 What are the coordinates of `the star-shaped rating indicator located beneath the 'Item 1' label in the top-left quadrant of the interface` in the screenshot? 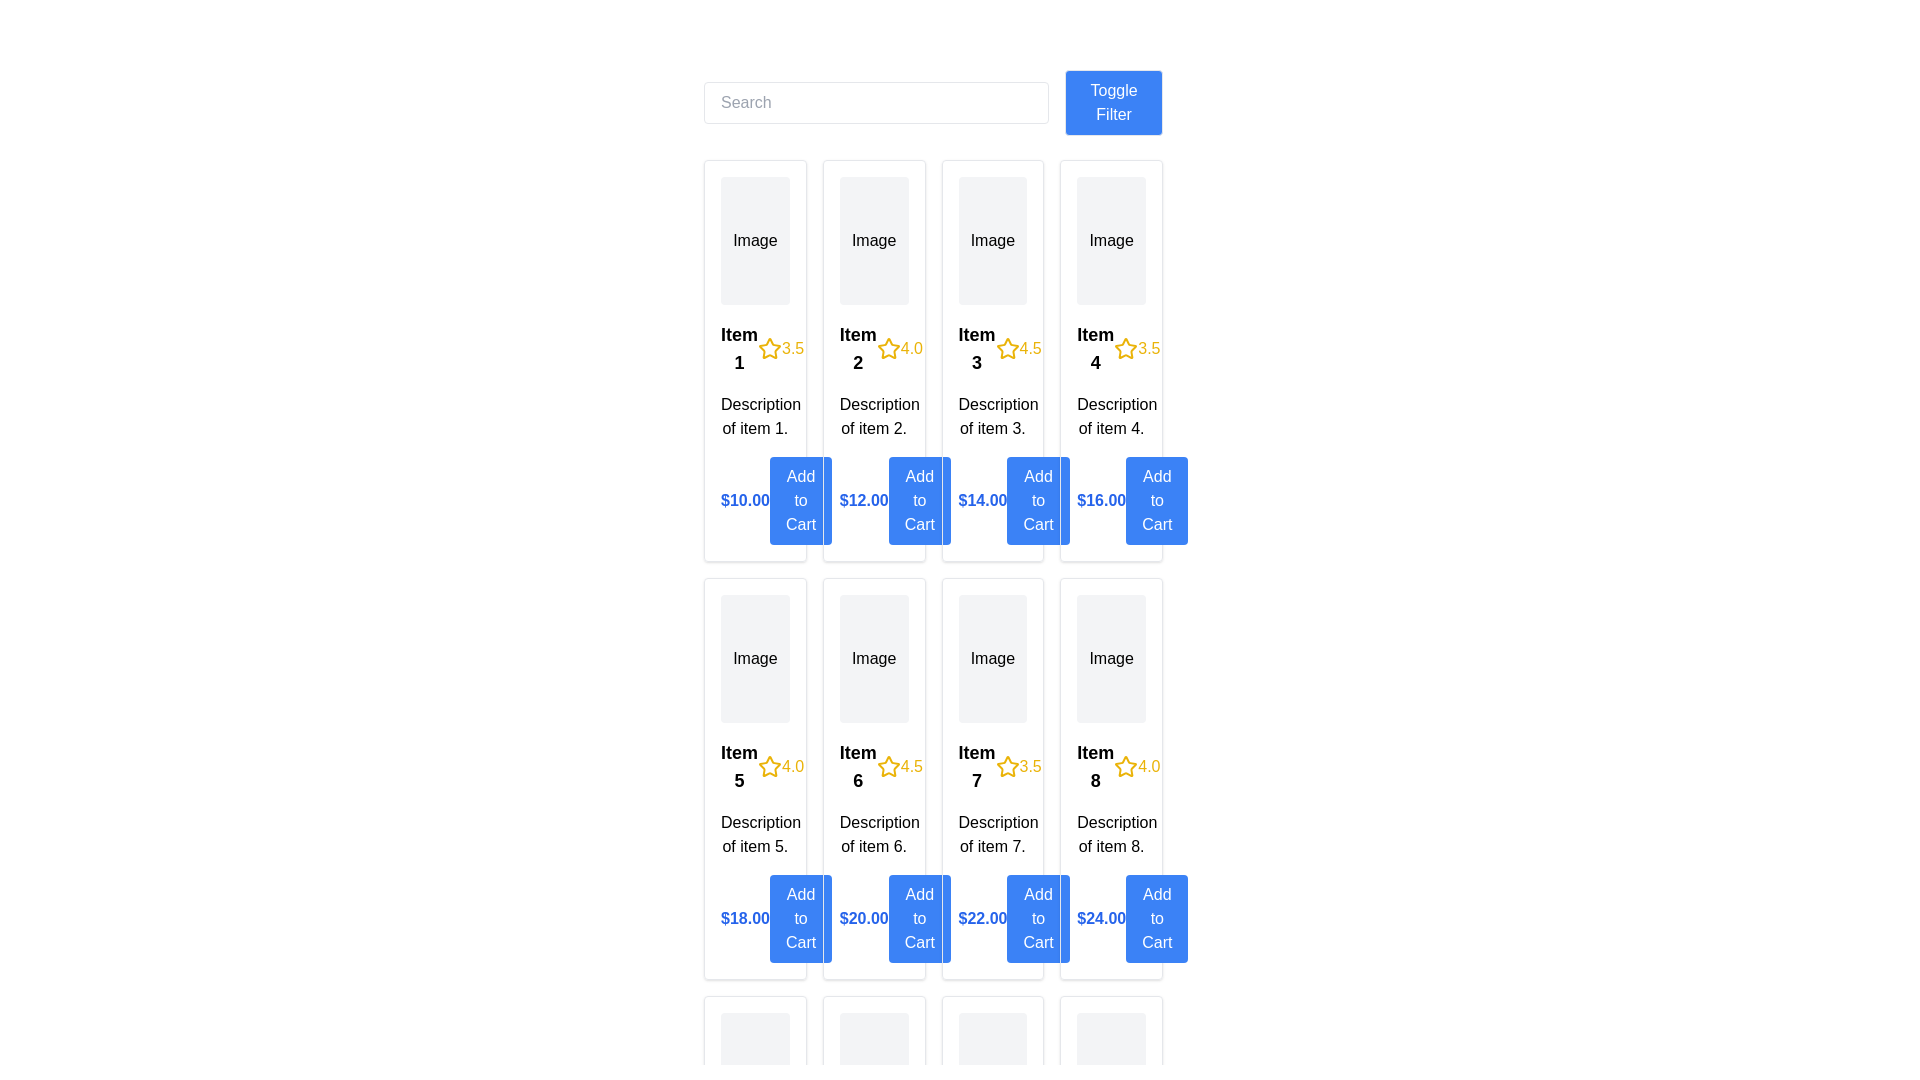 It's located at (768, 347).